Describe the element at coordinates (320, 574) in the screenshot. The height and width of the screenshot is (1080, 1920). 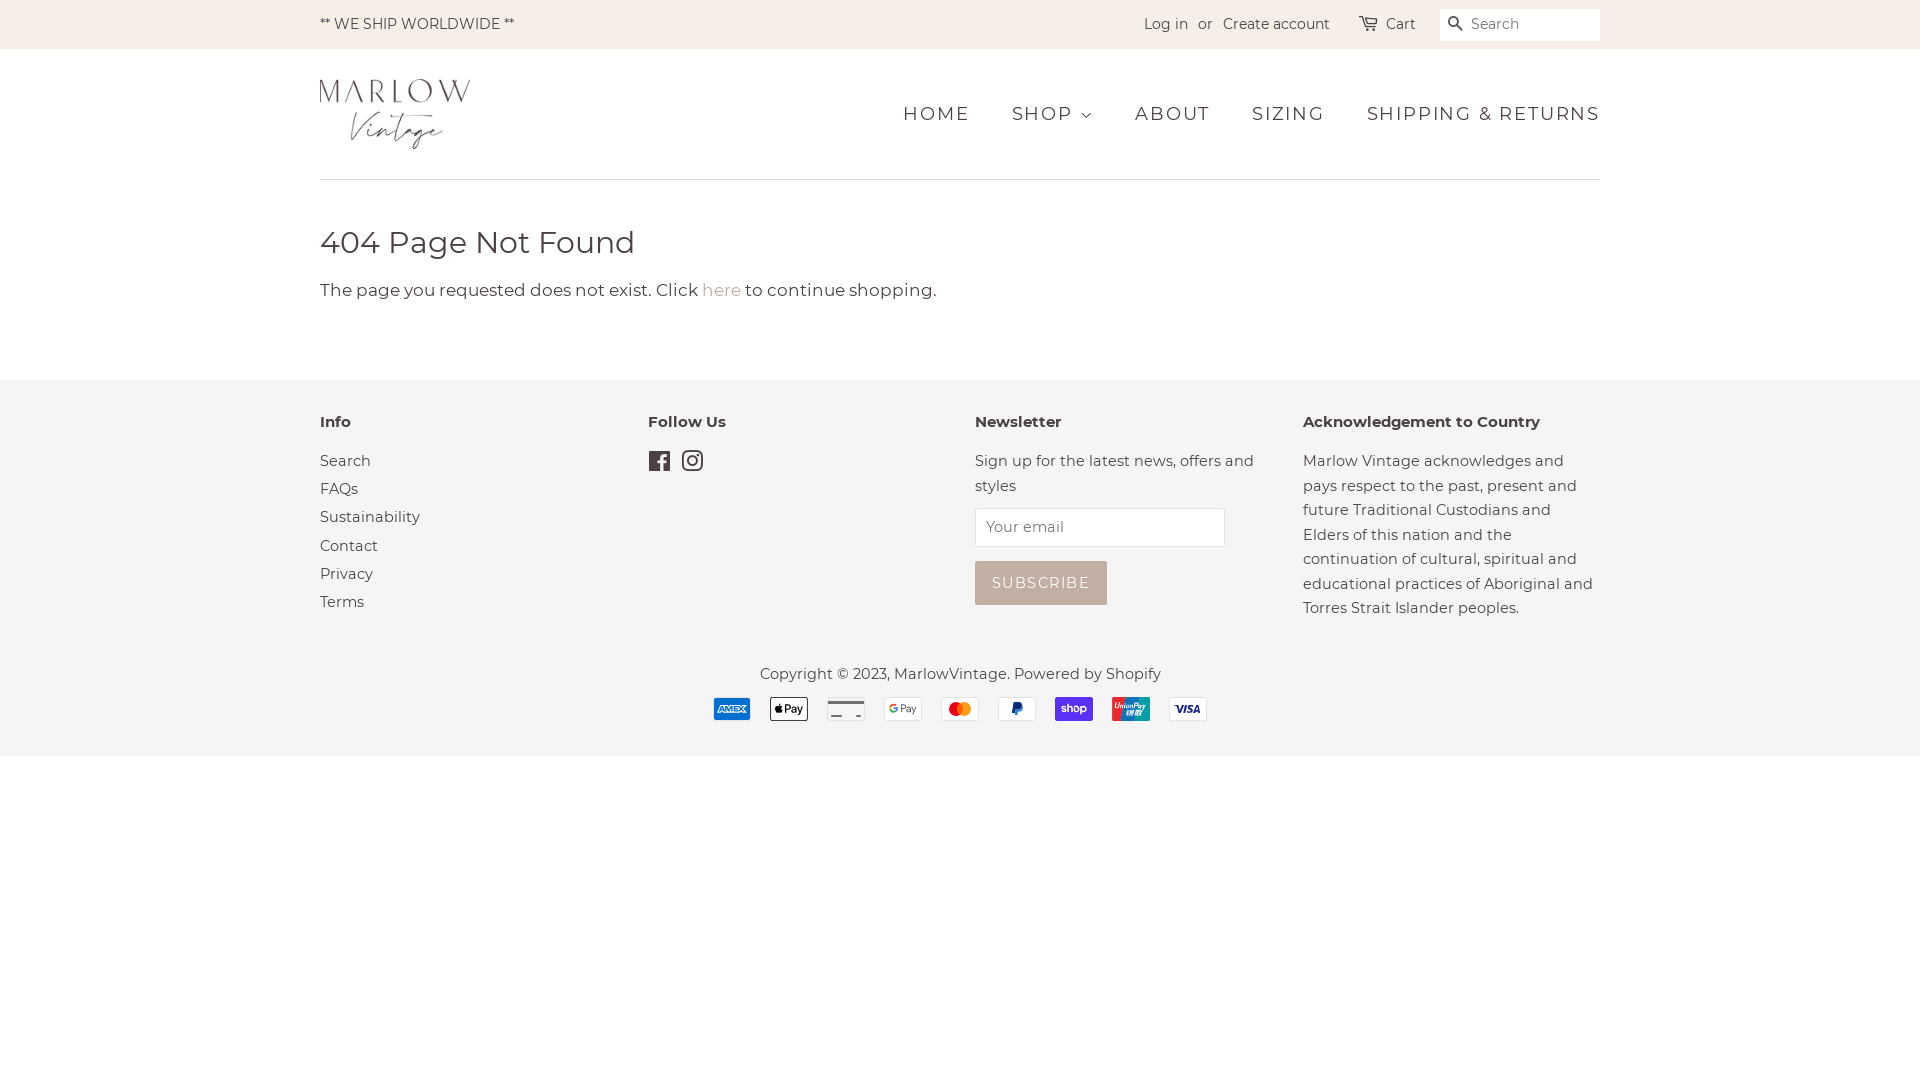
I see `'Privacy'` at that location.